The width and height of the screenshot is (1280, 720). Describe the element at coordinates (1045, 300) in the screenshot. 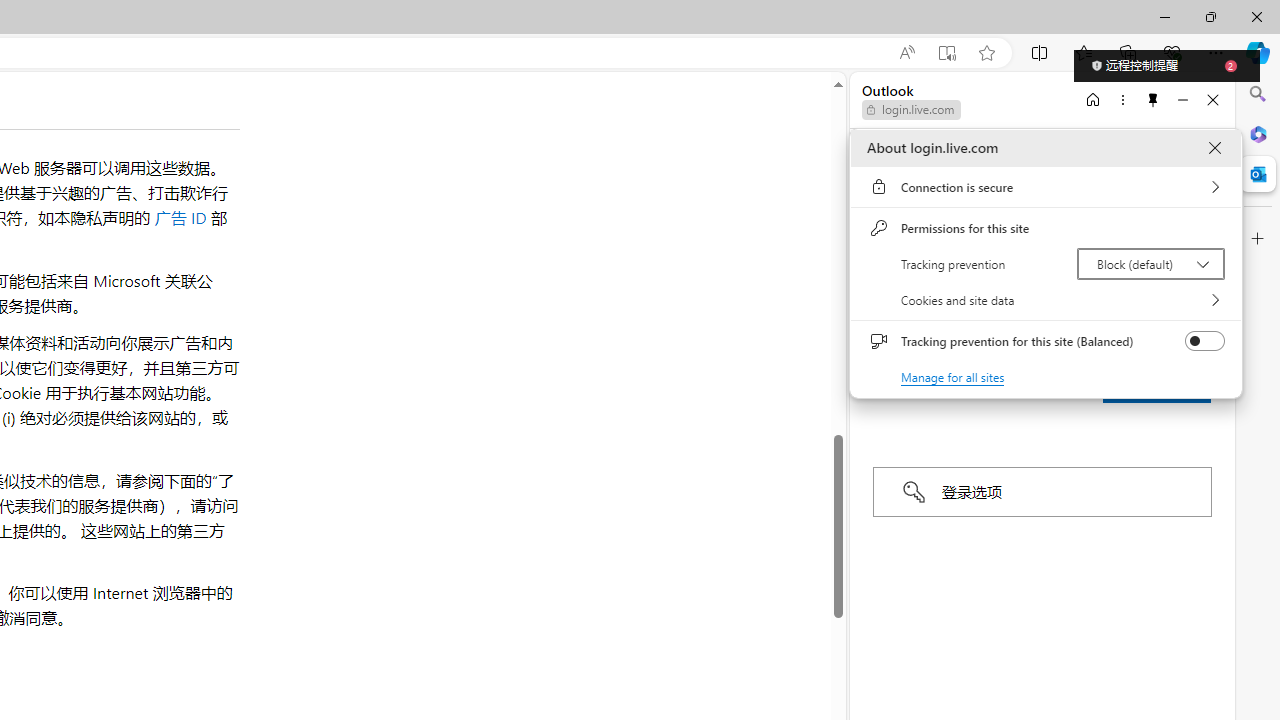

I see `'Cookies and site data'` at that location.